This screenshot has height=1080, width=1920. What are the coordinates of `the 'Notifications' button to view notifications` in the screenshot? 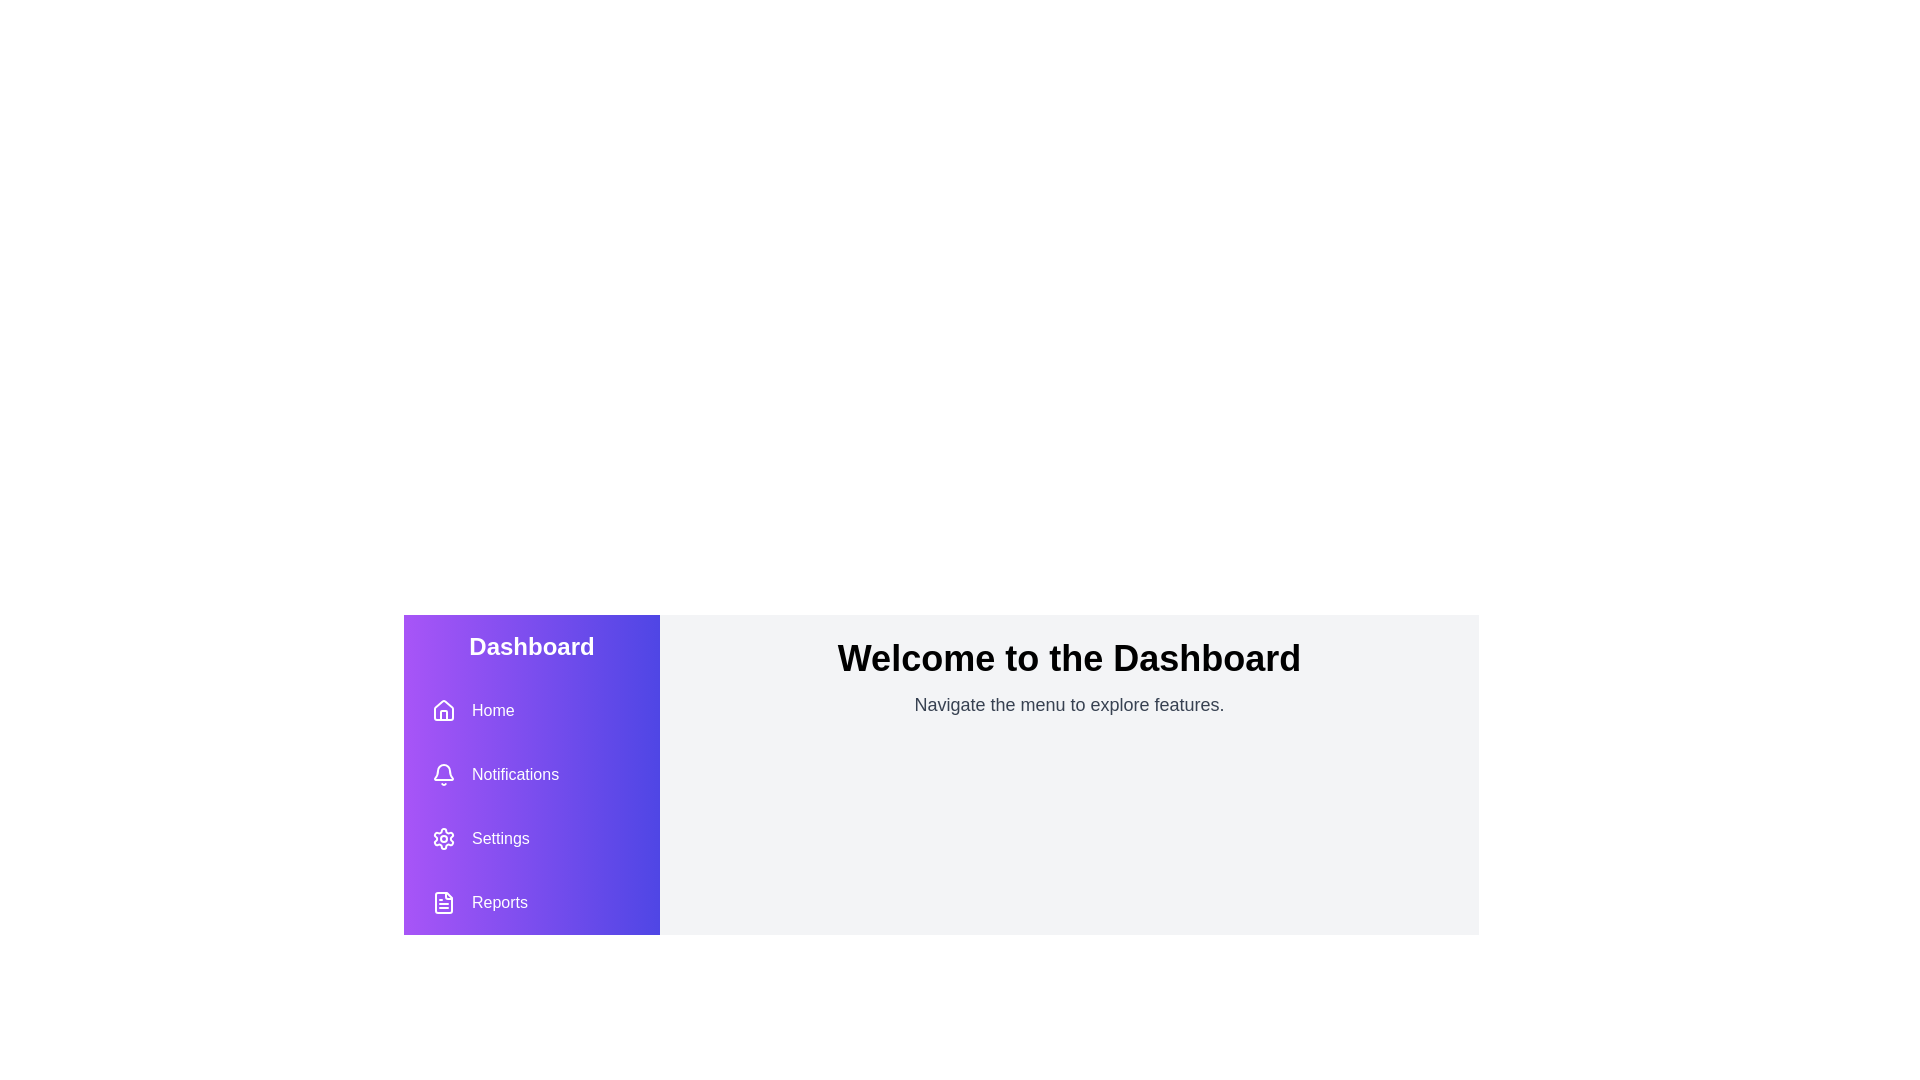 It's located at (495, 774).